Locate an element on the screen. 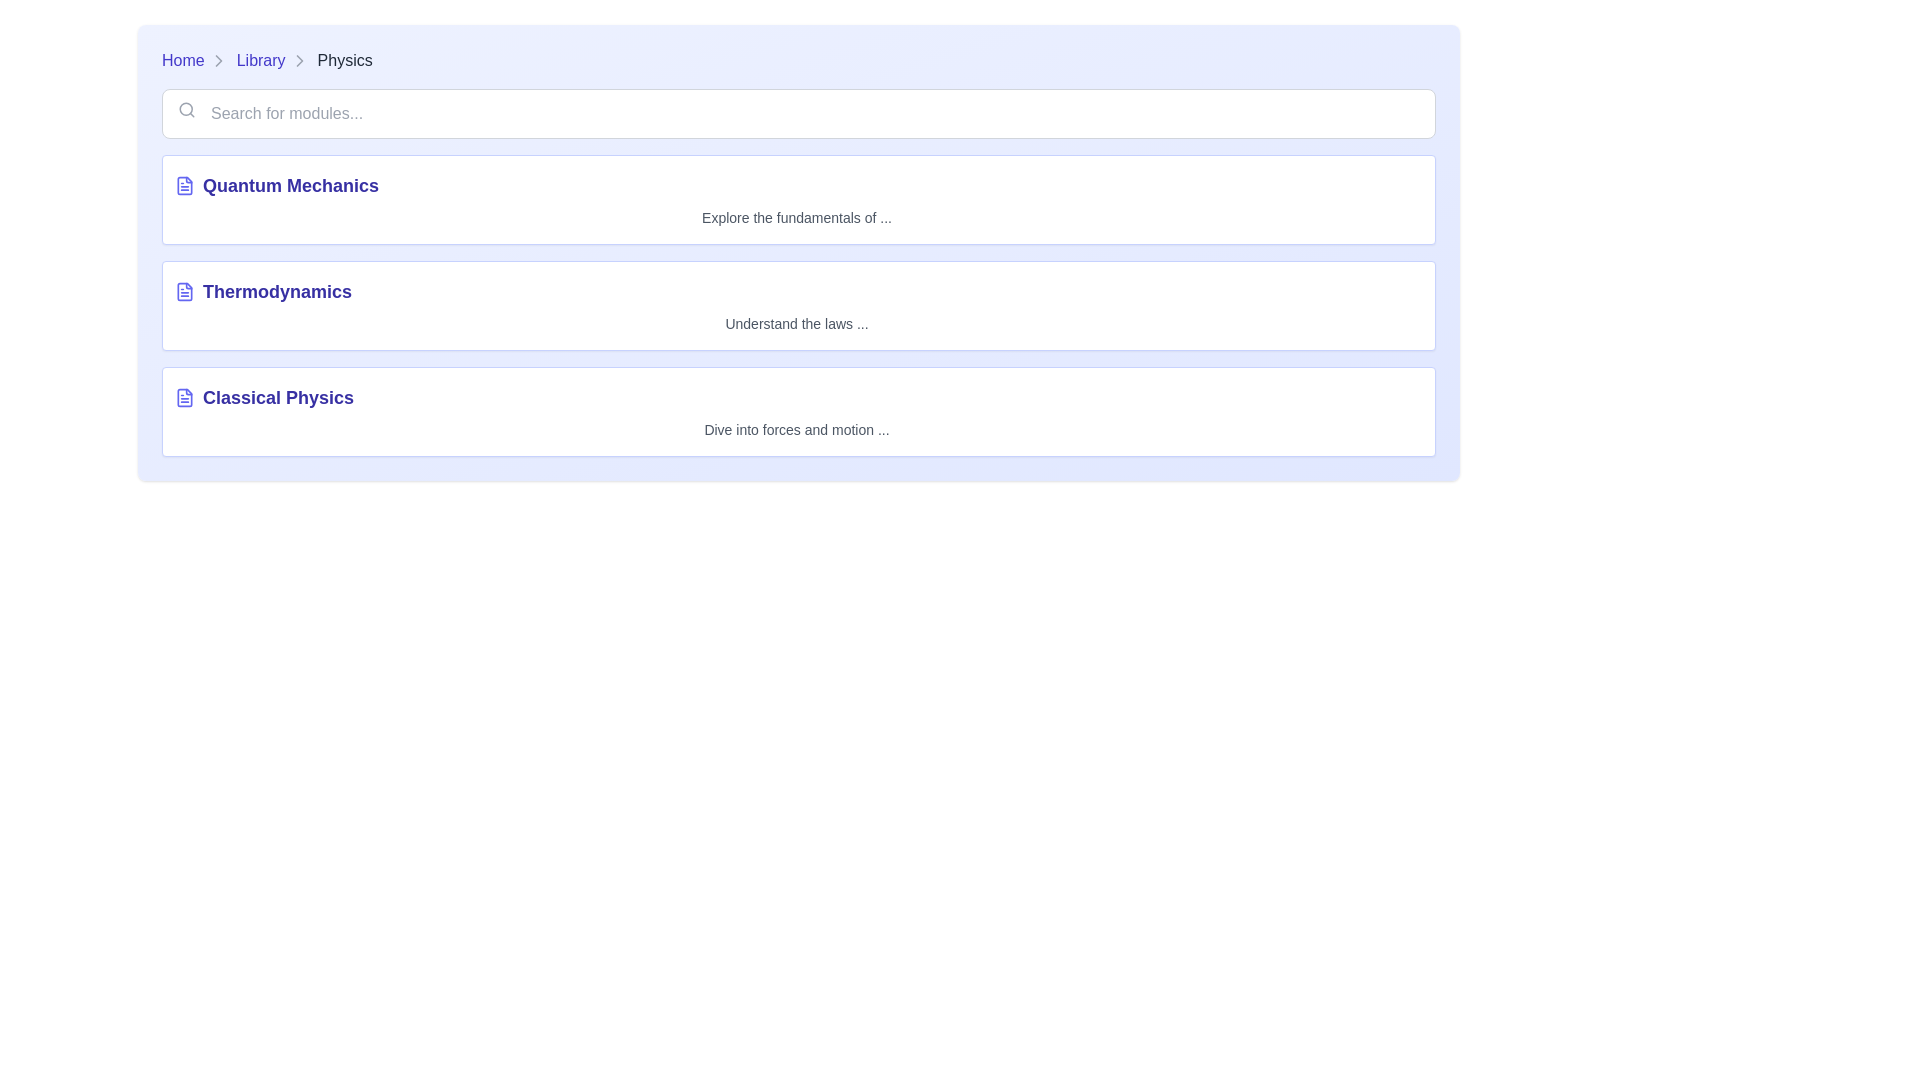 The width and height of the screenshot is (1920, 1080). the document icon representing 'Classical Physics' to associate it with its labeled content is located at coordinates (185, 397).